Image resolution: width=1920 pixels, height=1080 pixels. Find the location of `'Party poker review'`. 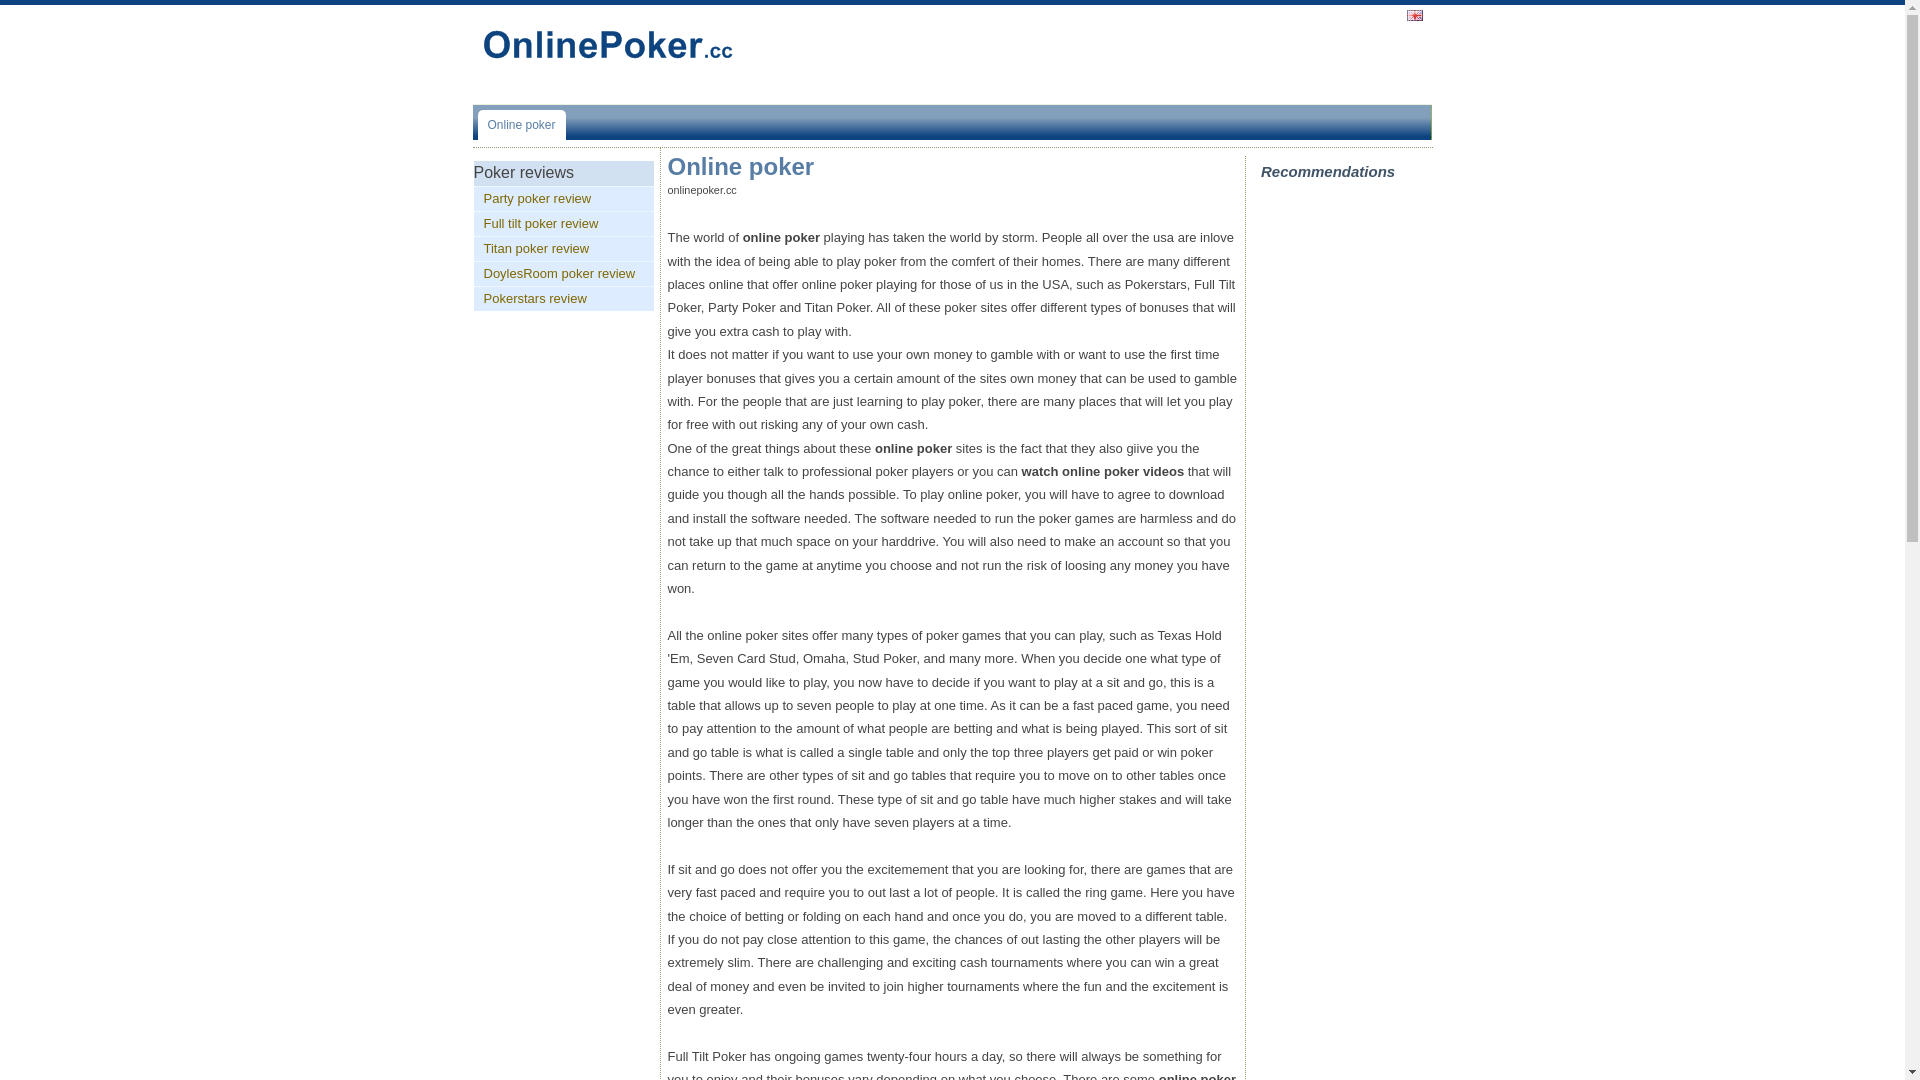

'Party poker review' is located at coordinates (563, 199).